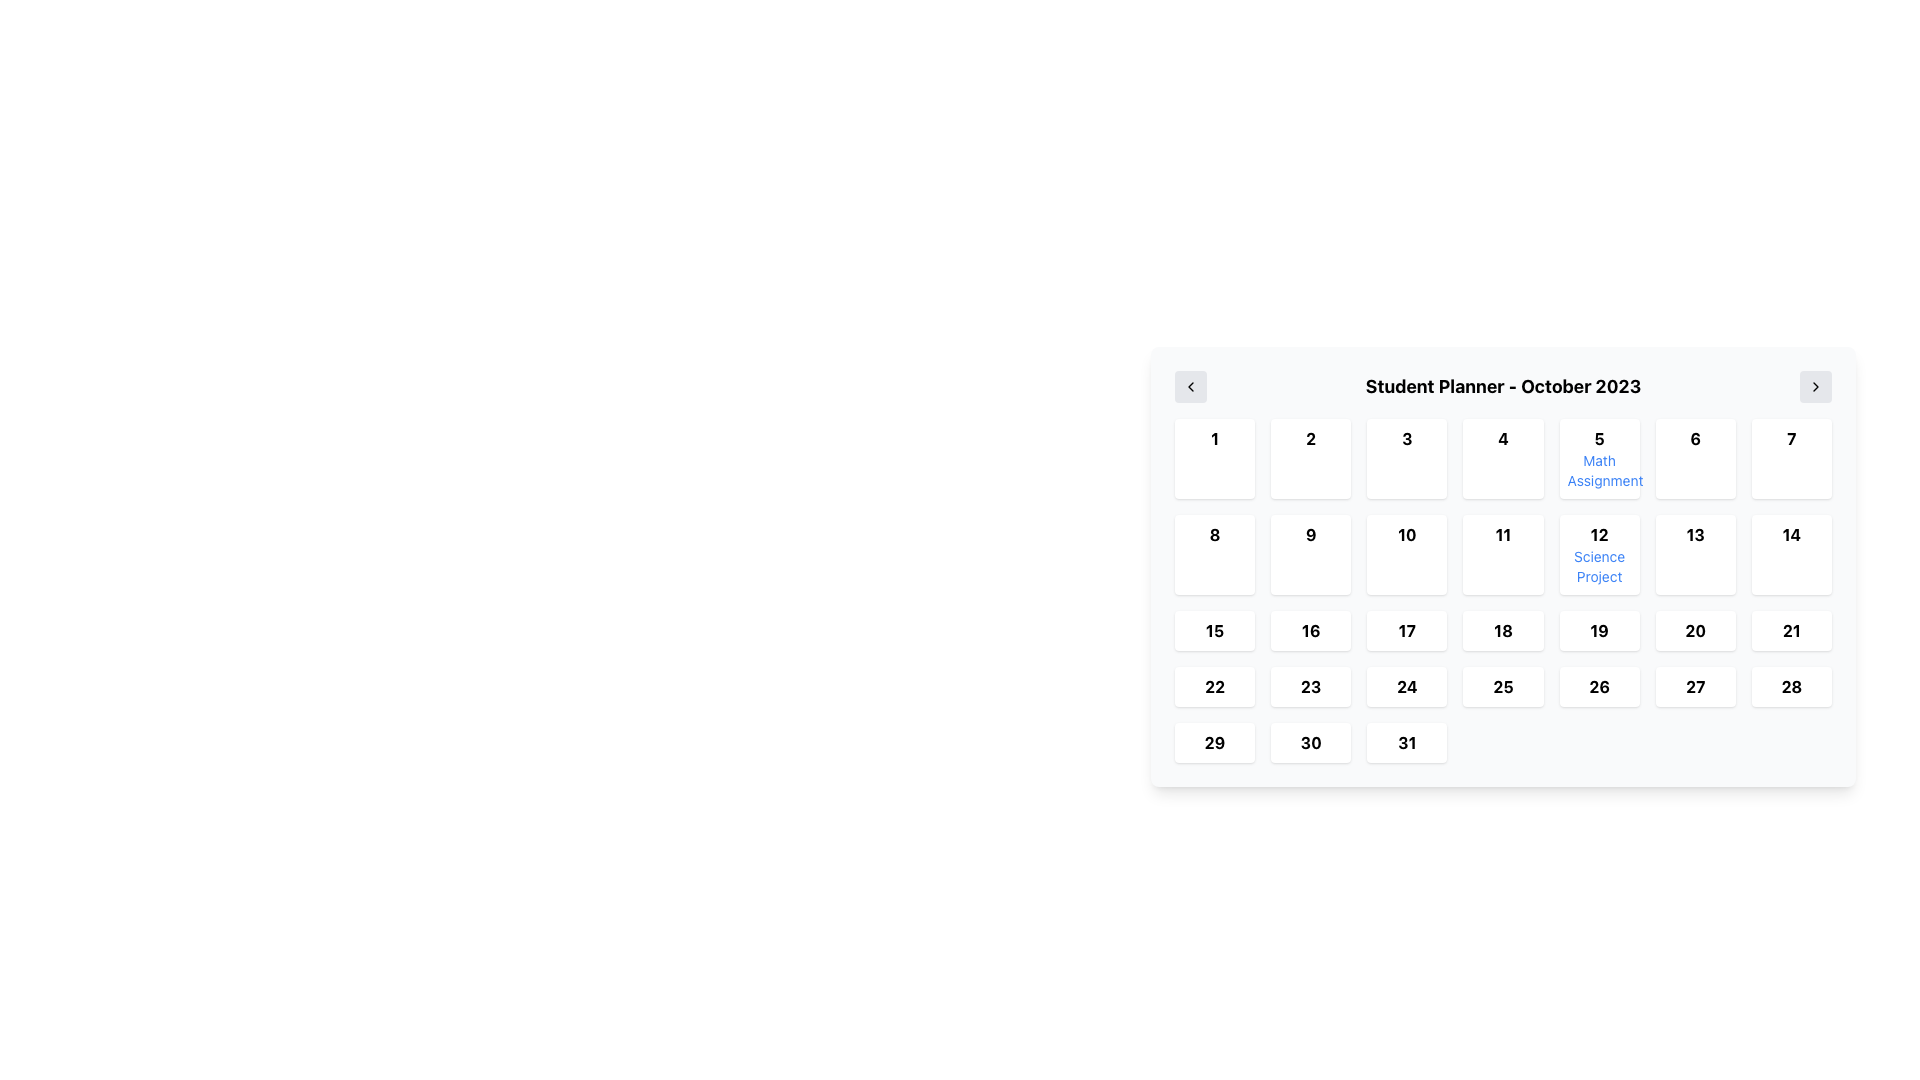 This screenshot has width=1920, height=1080. I want to click on the calendar date cell representing the date '3', so click(1406, 459).